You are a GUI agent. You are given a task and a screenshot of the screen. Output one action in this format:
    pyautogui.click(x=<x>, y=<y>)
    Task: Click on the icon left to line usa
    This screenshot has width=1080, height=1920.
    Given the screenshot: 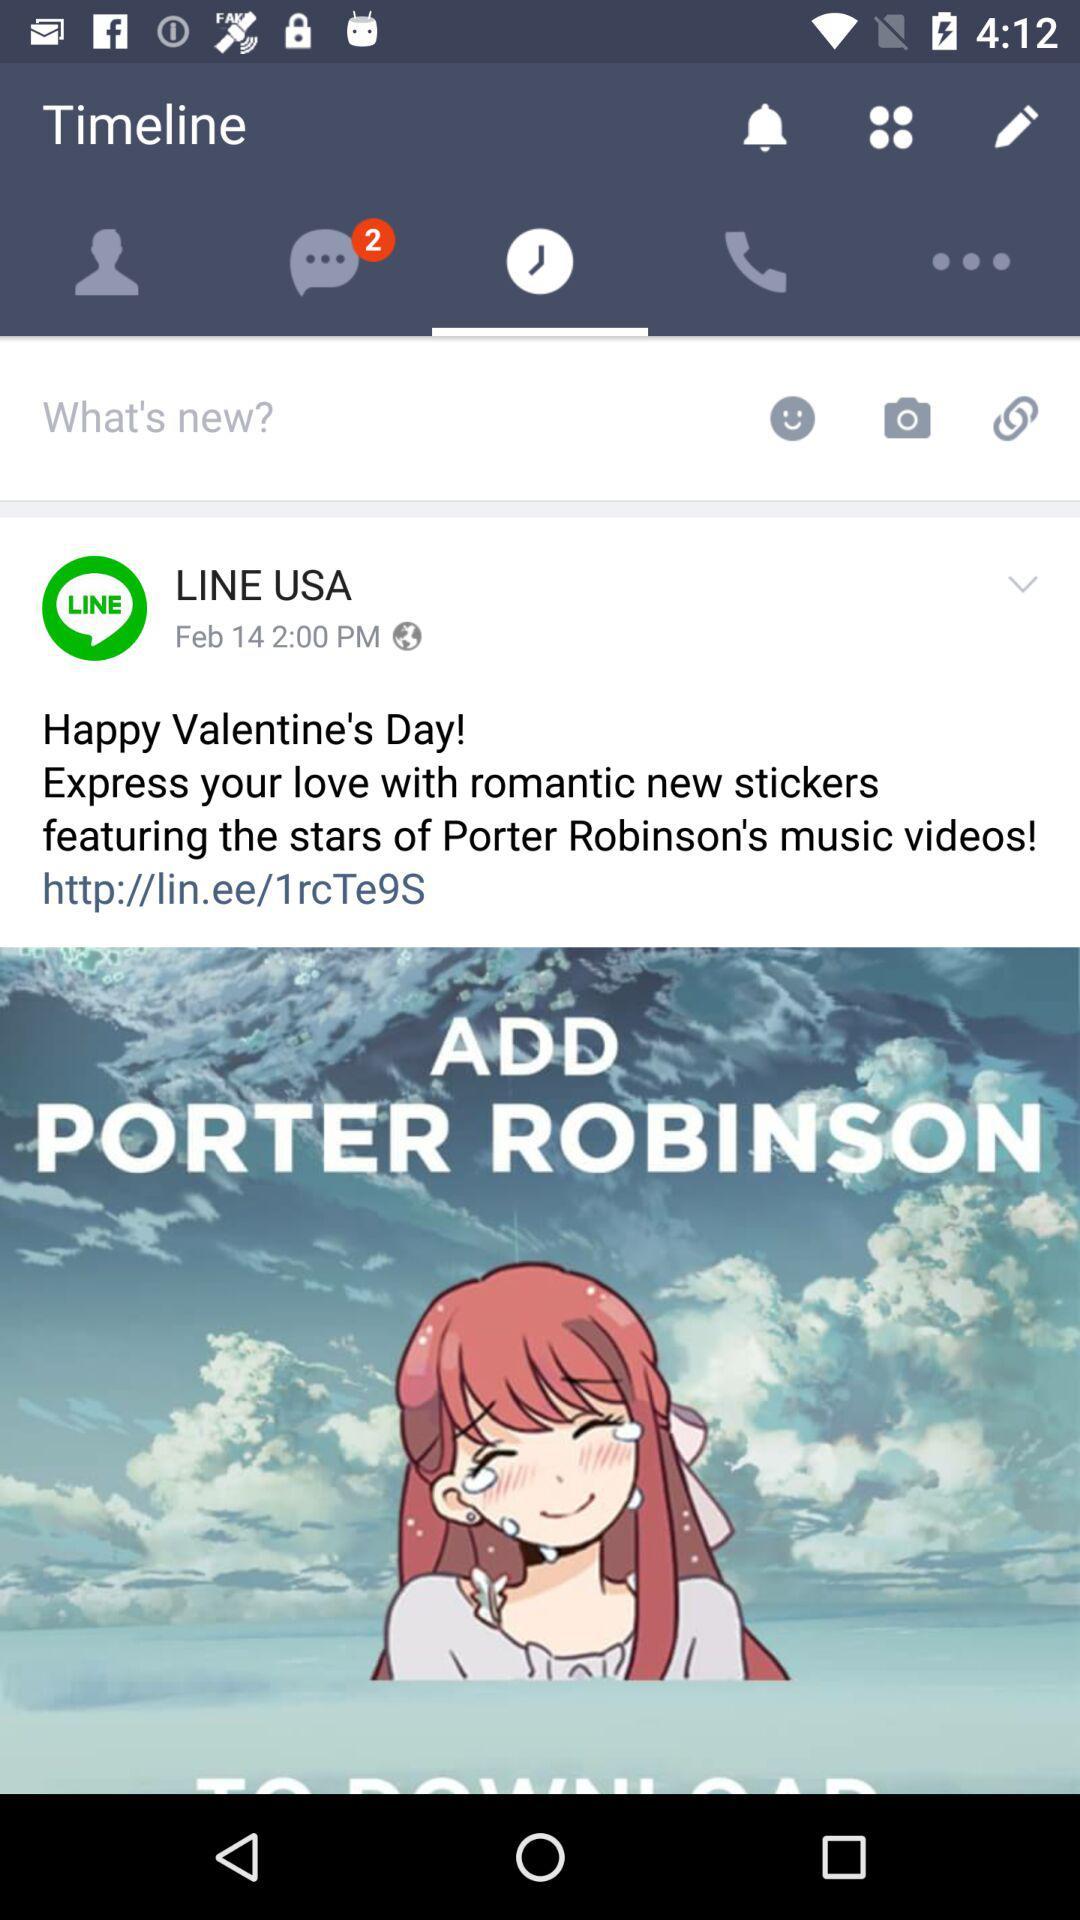 What is the action you would take?
    pyautogui.click(x=94, y=607)
    